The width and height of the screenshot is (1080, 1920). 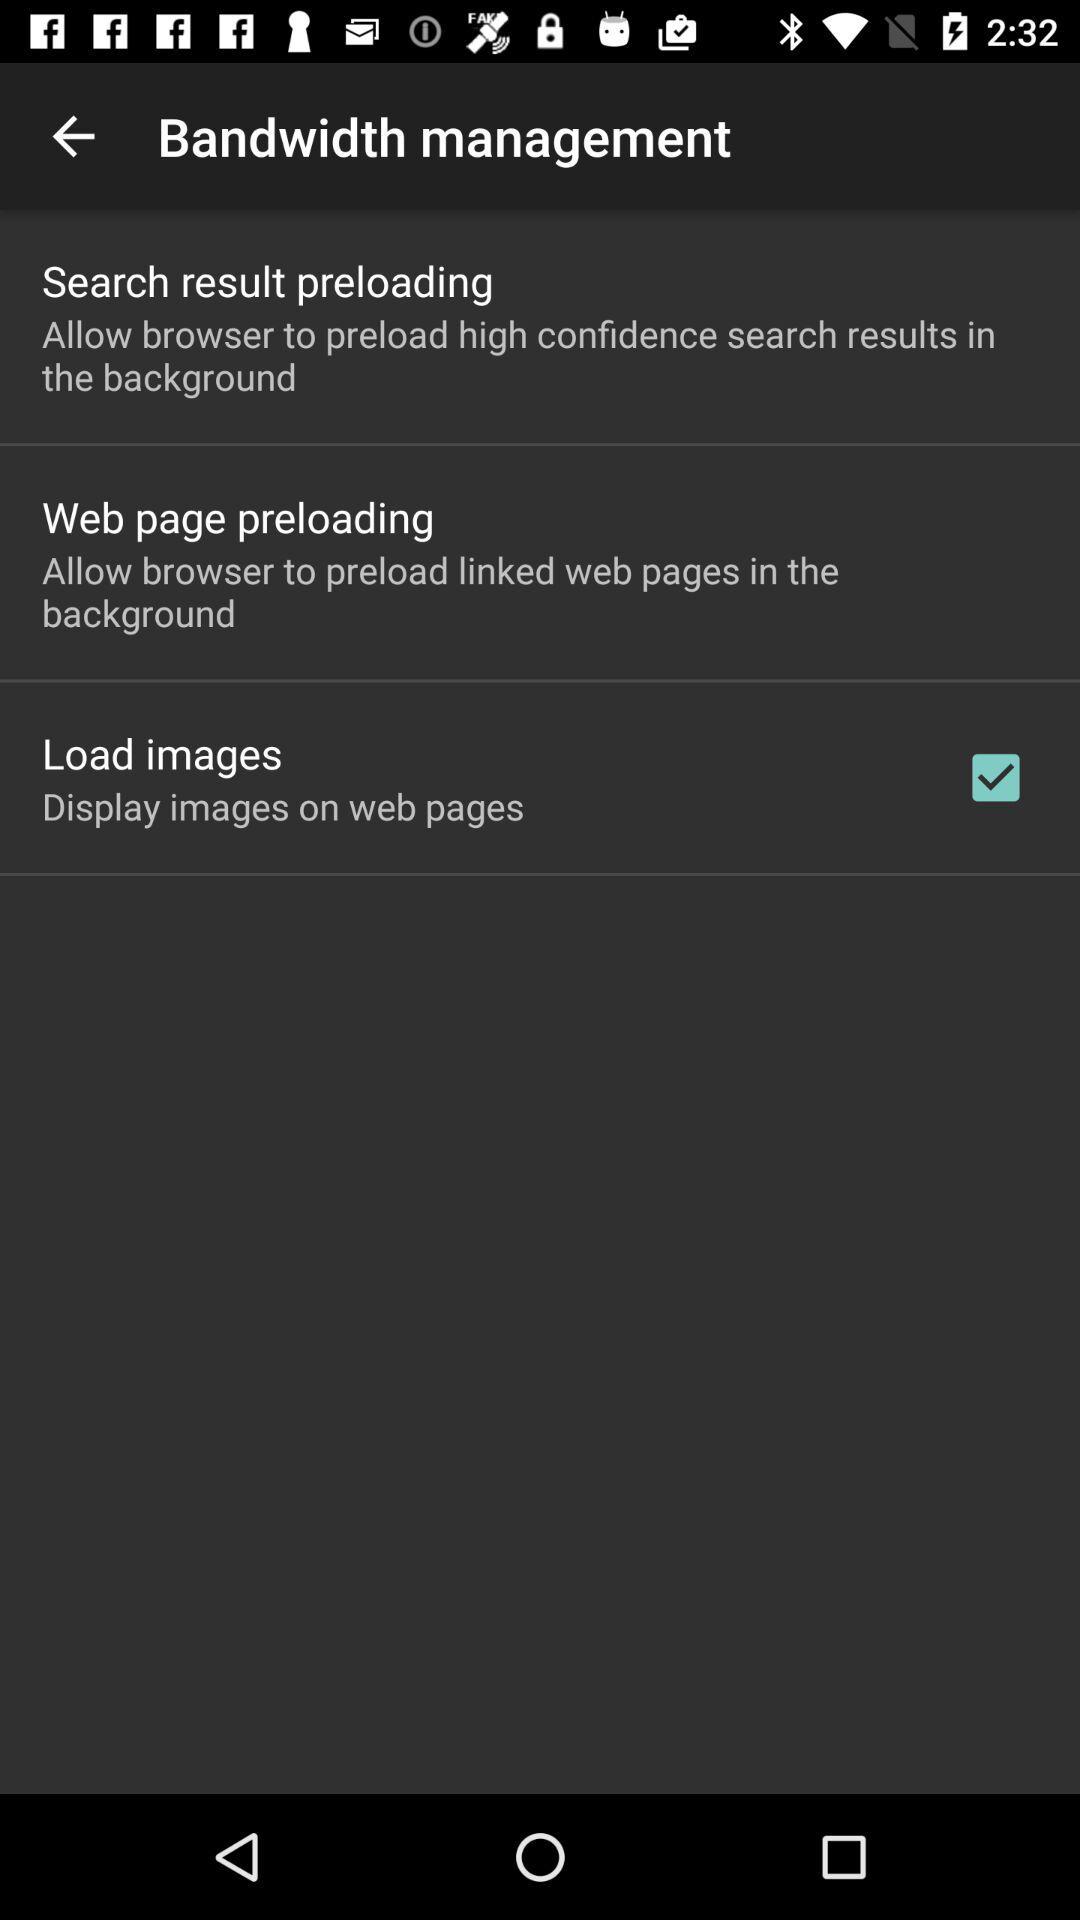 What do you see at coordinates (266, 279) in the screenshot?
I see `app above the allow browser to` at bounding box center [266, 279].